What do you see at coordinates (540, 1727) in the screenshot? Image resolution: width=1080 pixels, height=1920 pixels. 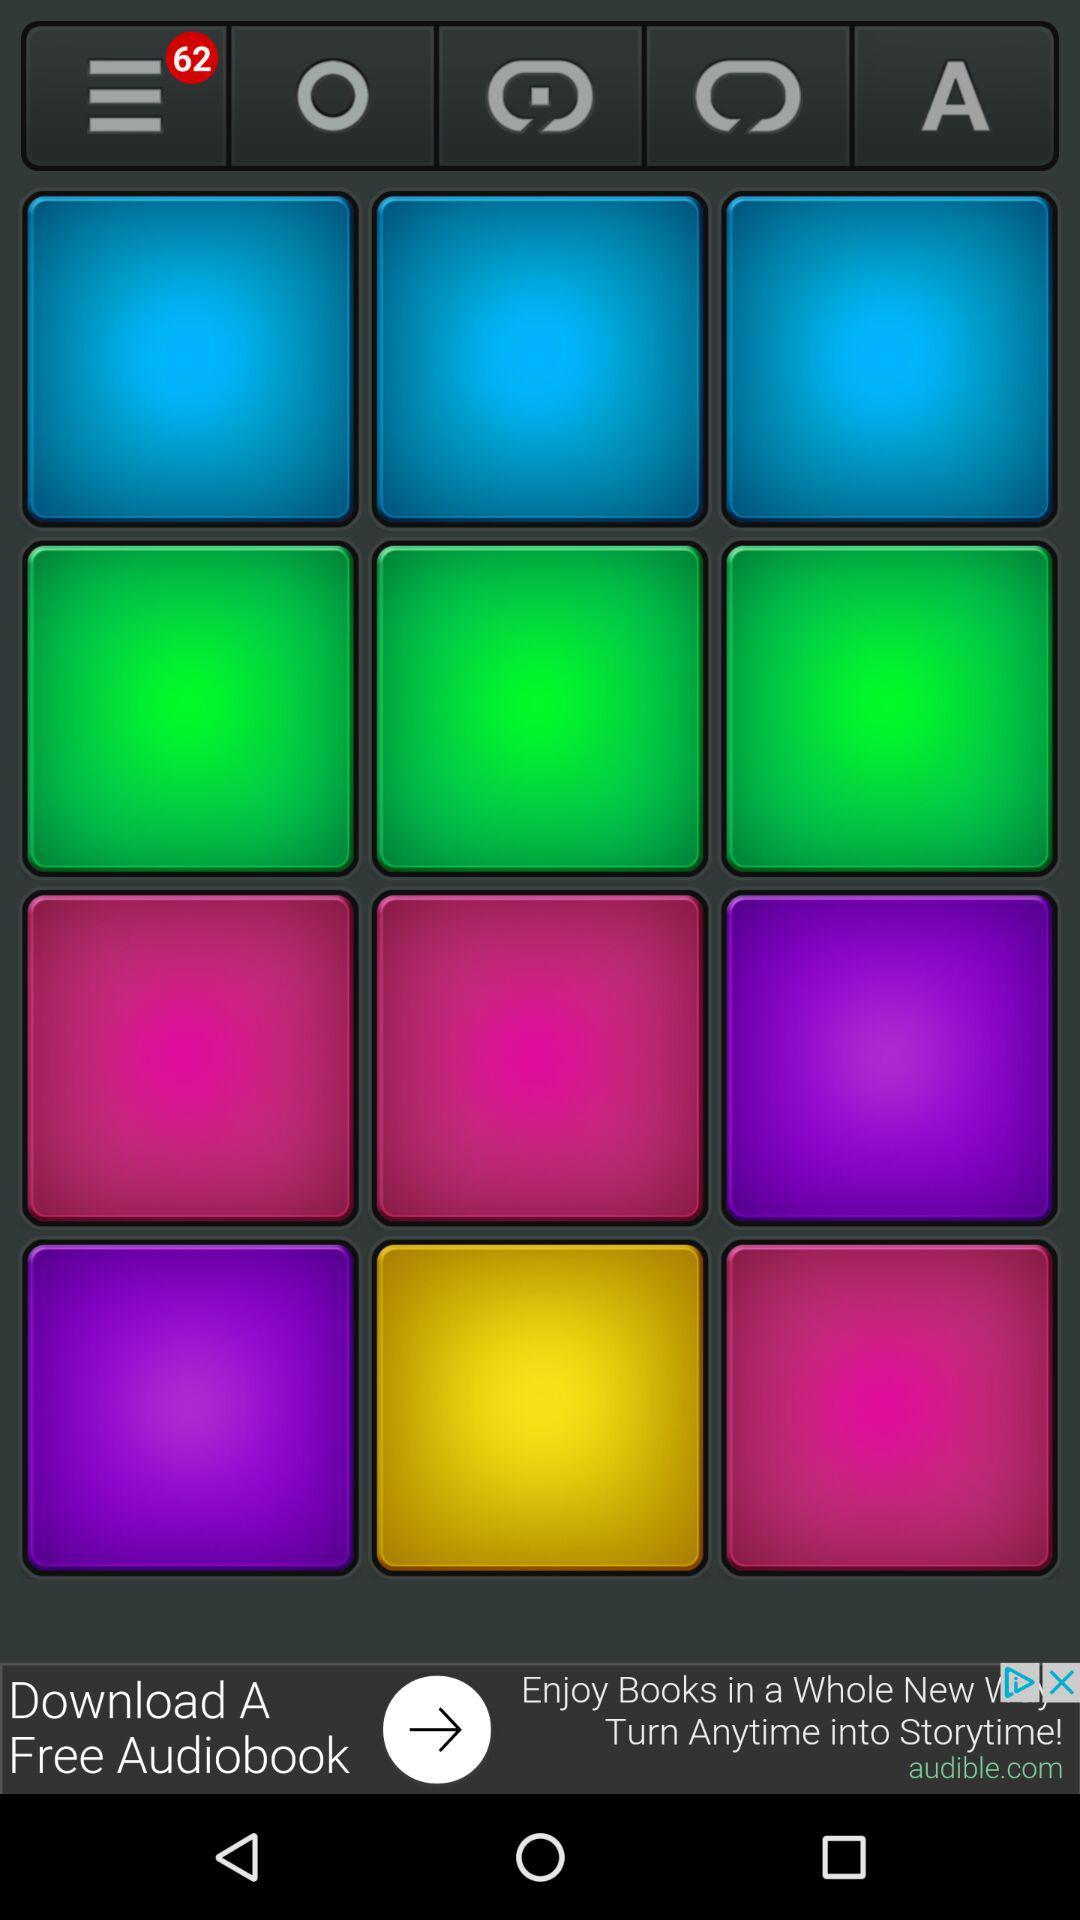 I see `audible advertisement` at bounding box center [540, 1727].